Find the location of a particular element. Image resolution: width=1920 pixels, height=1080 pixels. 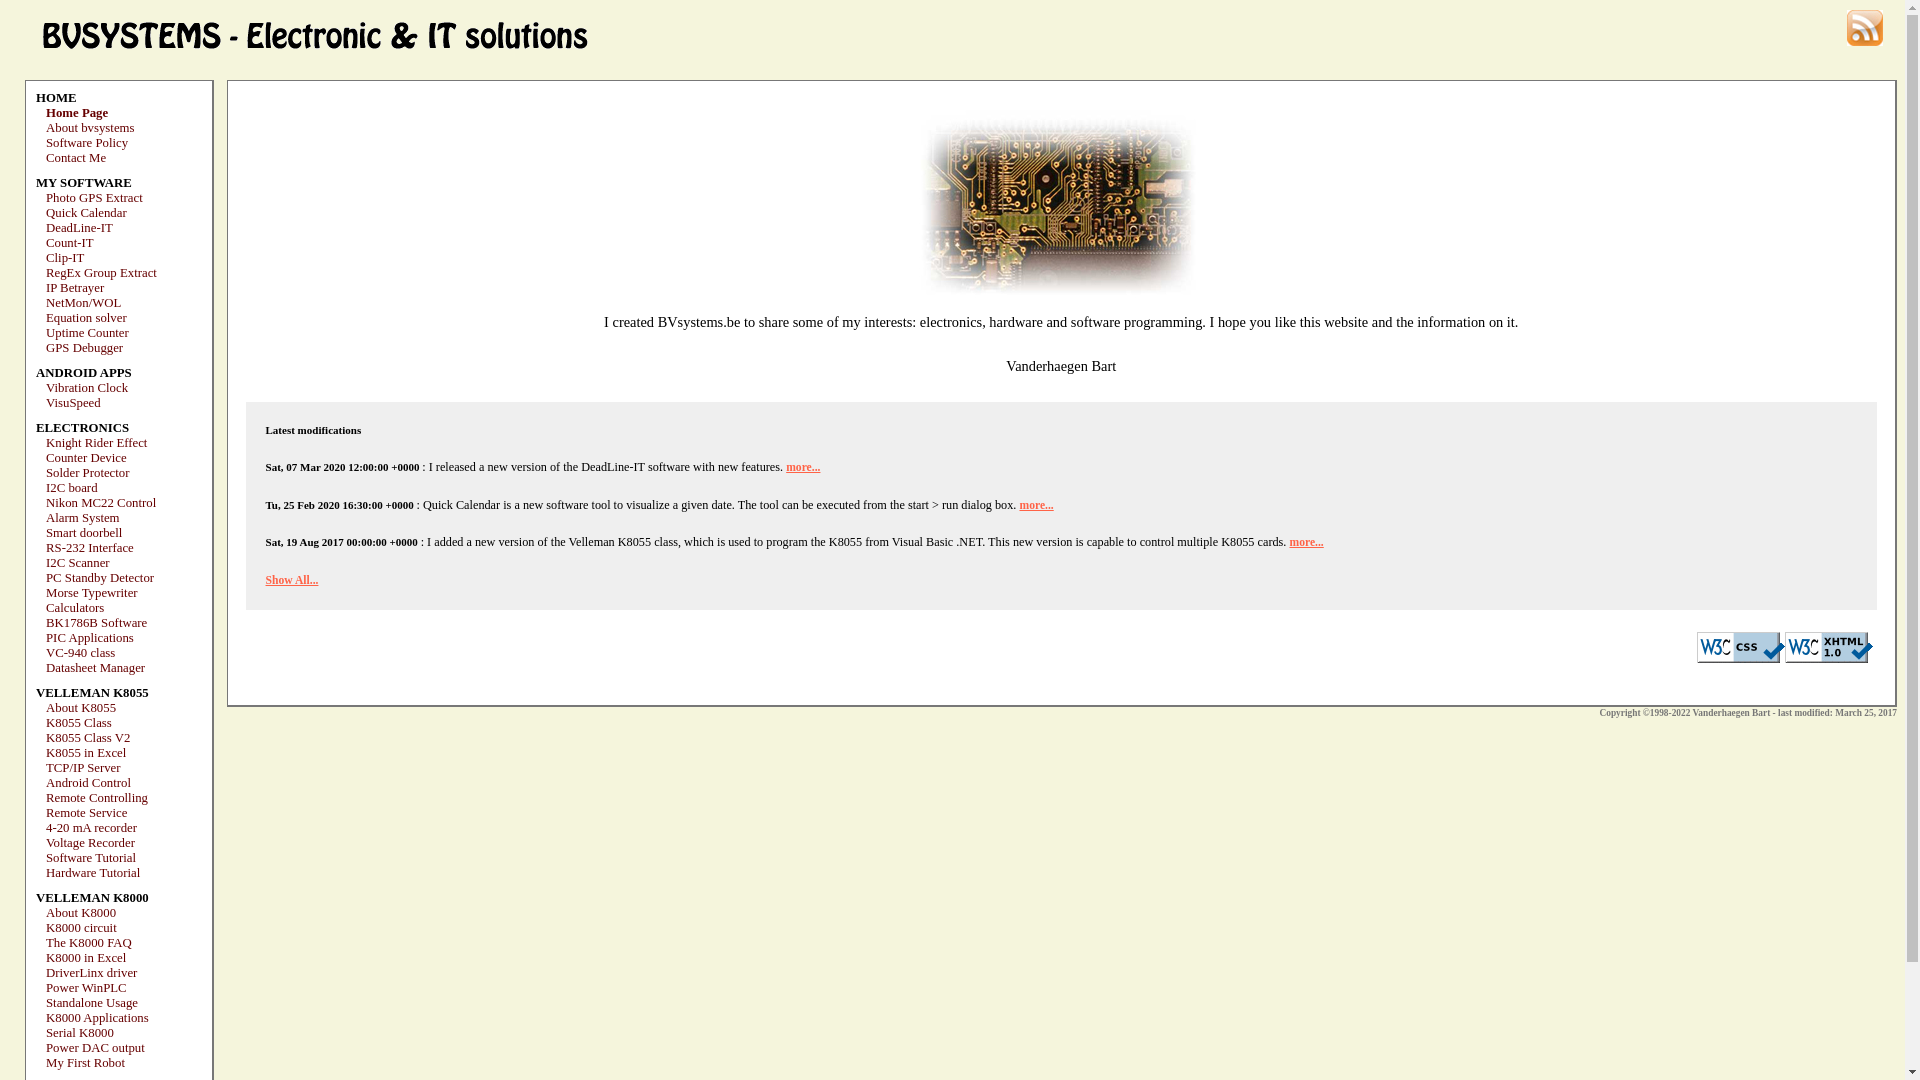

'DeadLine-IT' is located at coordinates (79, 226).